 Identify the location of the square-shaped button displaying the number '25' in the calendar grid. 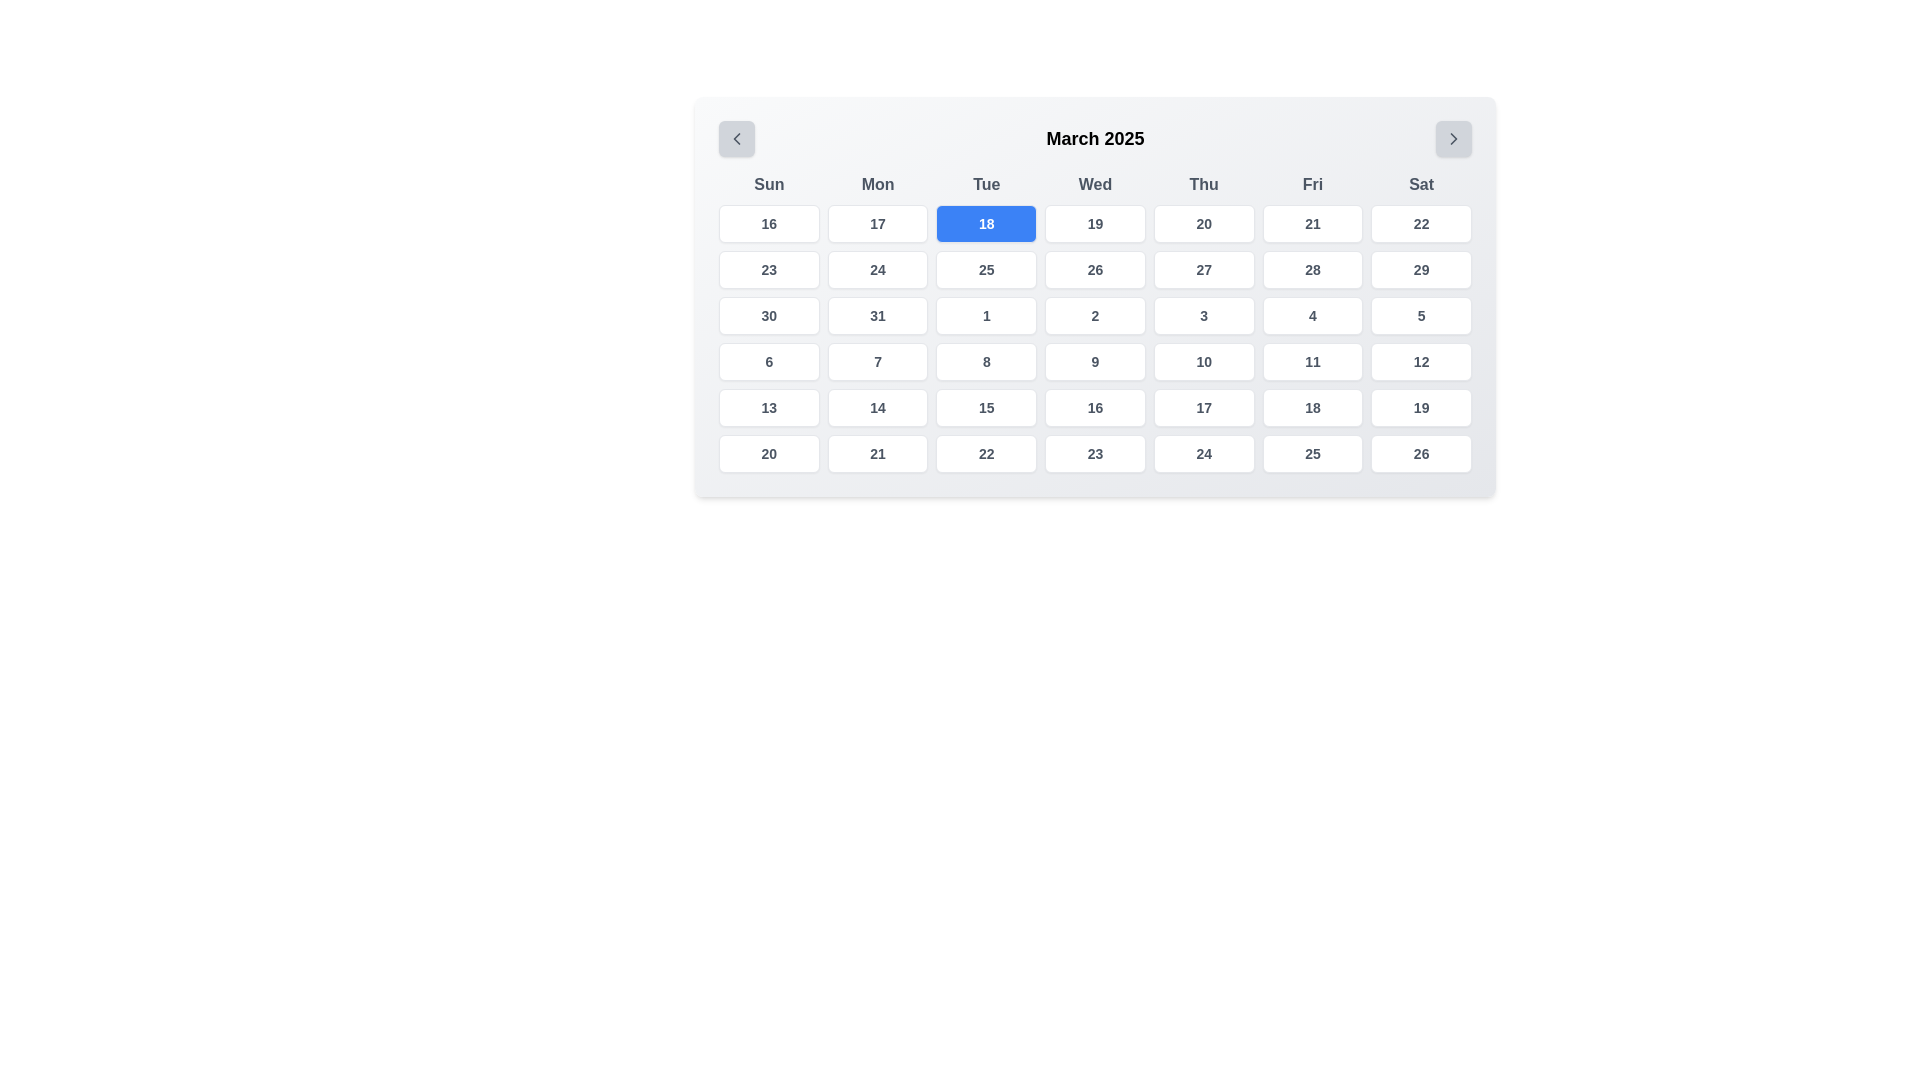
(986, 270).